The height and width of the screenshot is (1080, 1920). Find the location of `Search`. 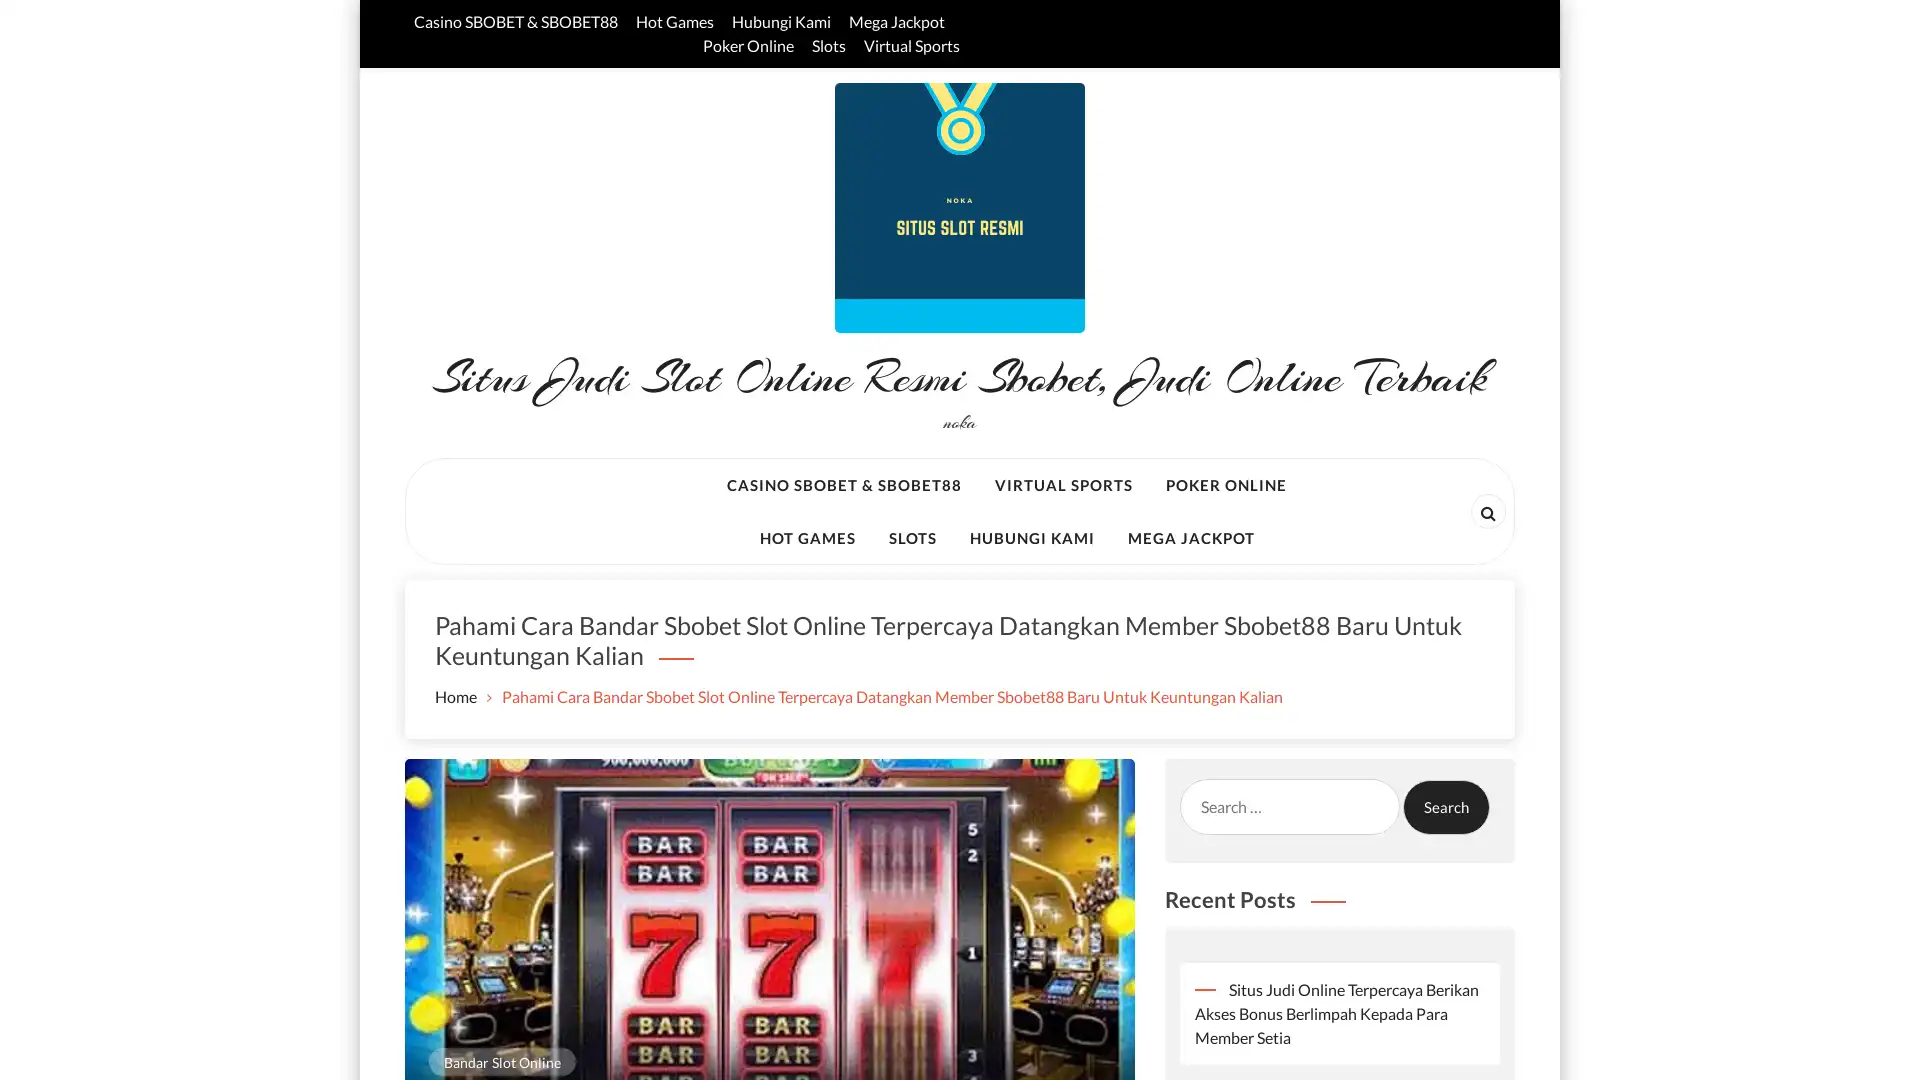

Search is located at coordinates (1446, 805).